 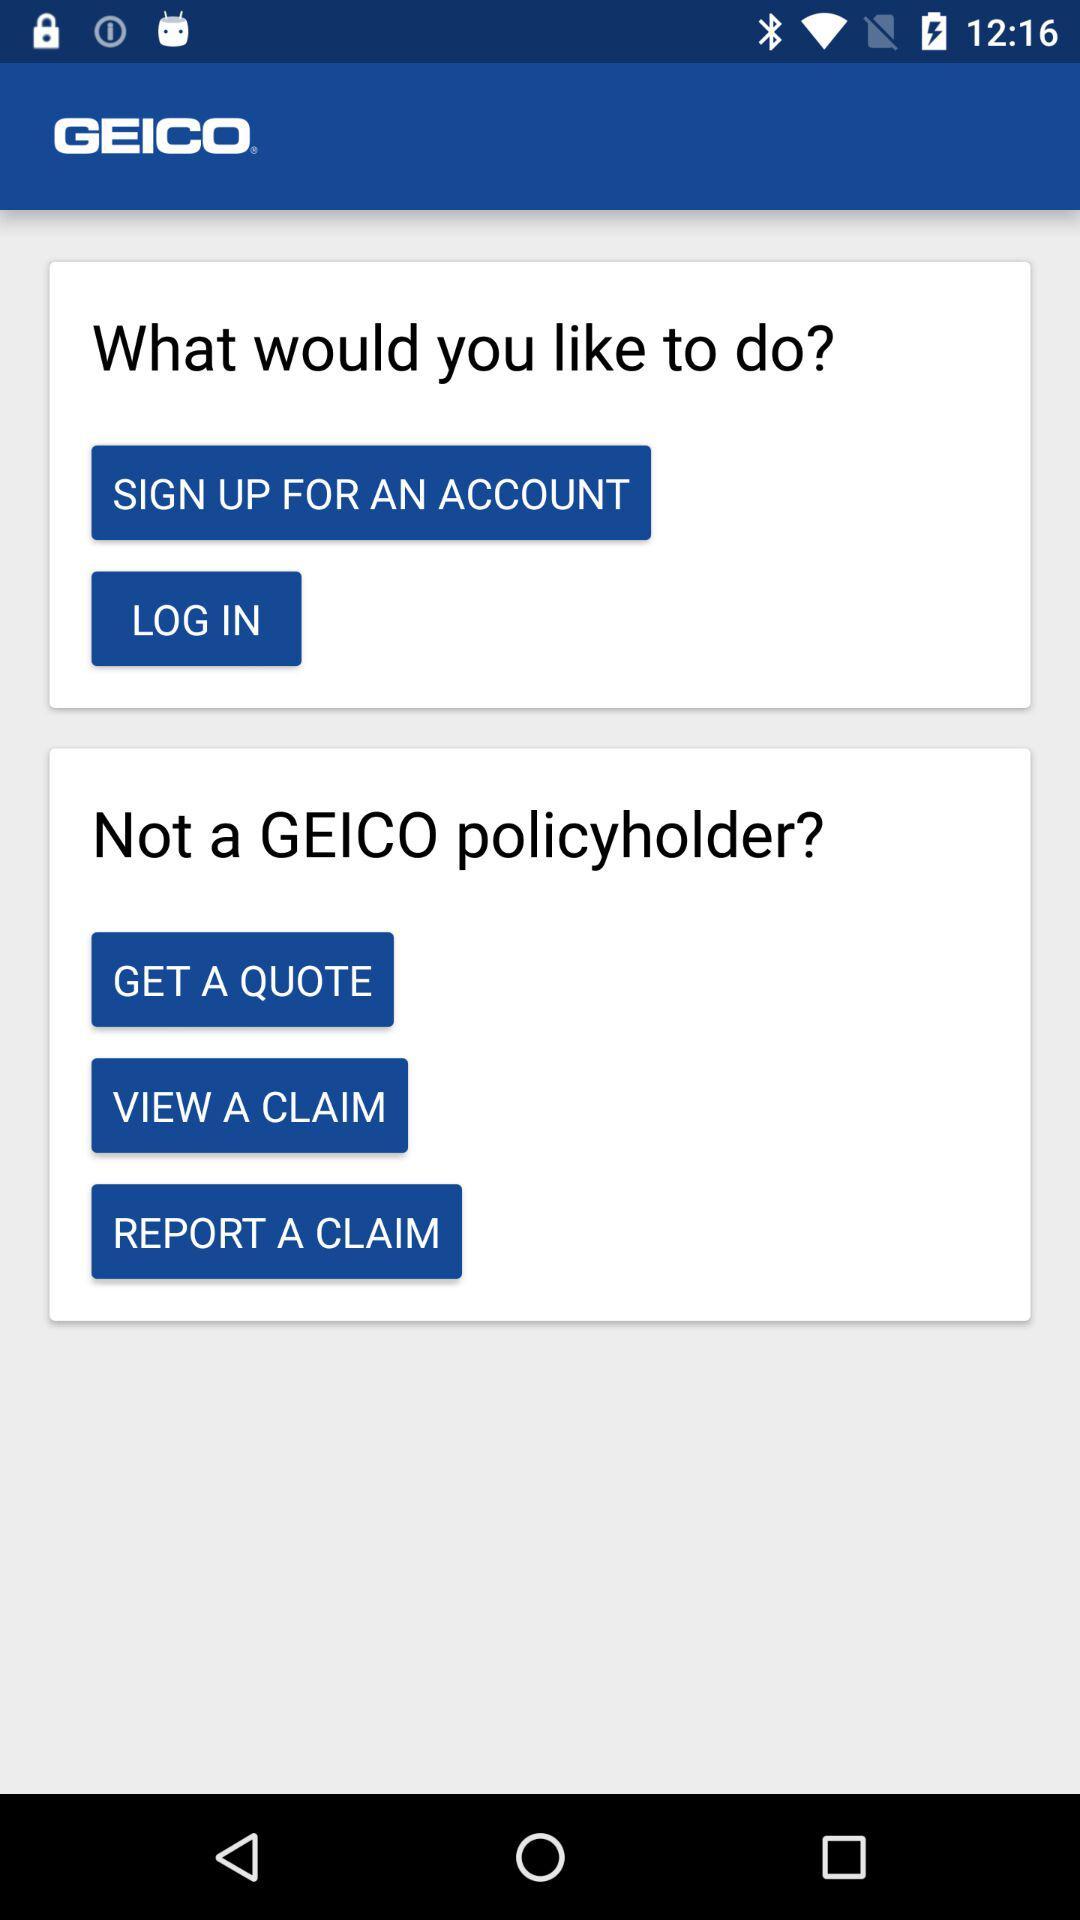 What do you see at coordinates (241, 979) in the screenshot?
I see `icon below the not a geico icon` at bounding box center [241, 979].